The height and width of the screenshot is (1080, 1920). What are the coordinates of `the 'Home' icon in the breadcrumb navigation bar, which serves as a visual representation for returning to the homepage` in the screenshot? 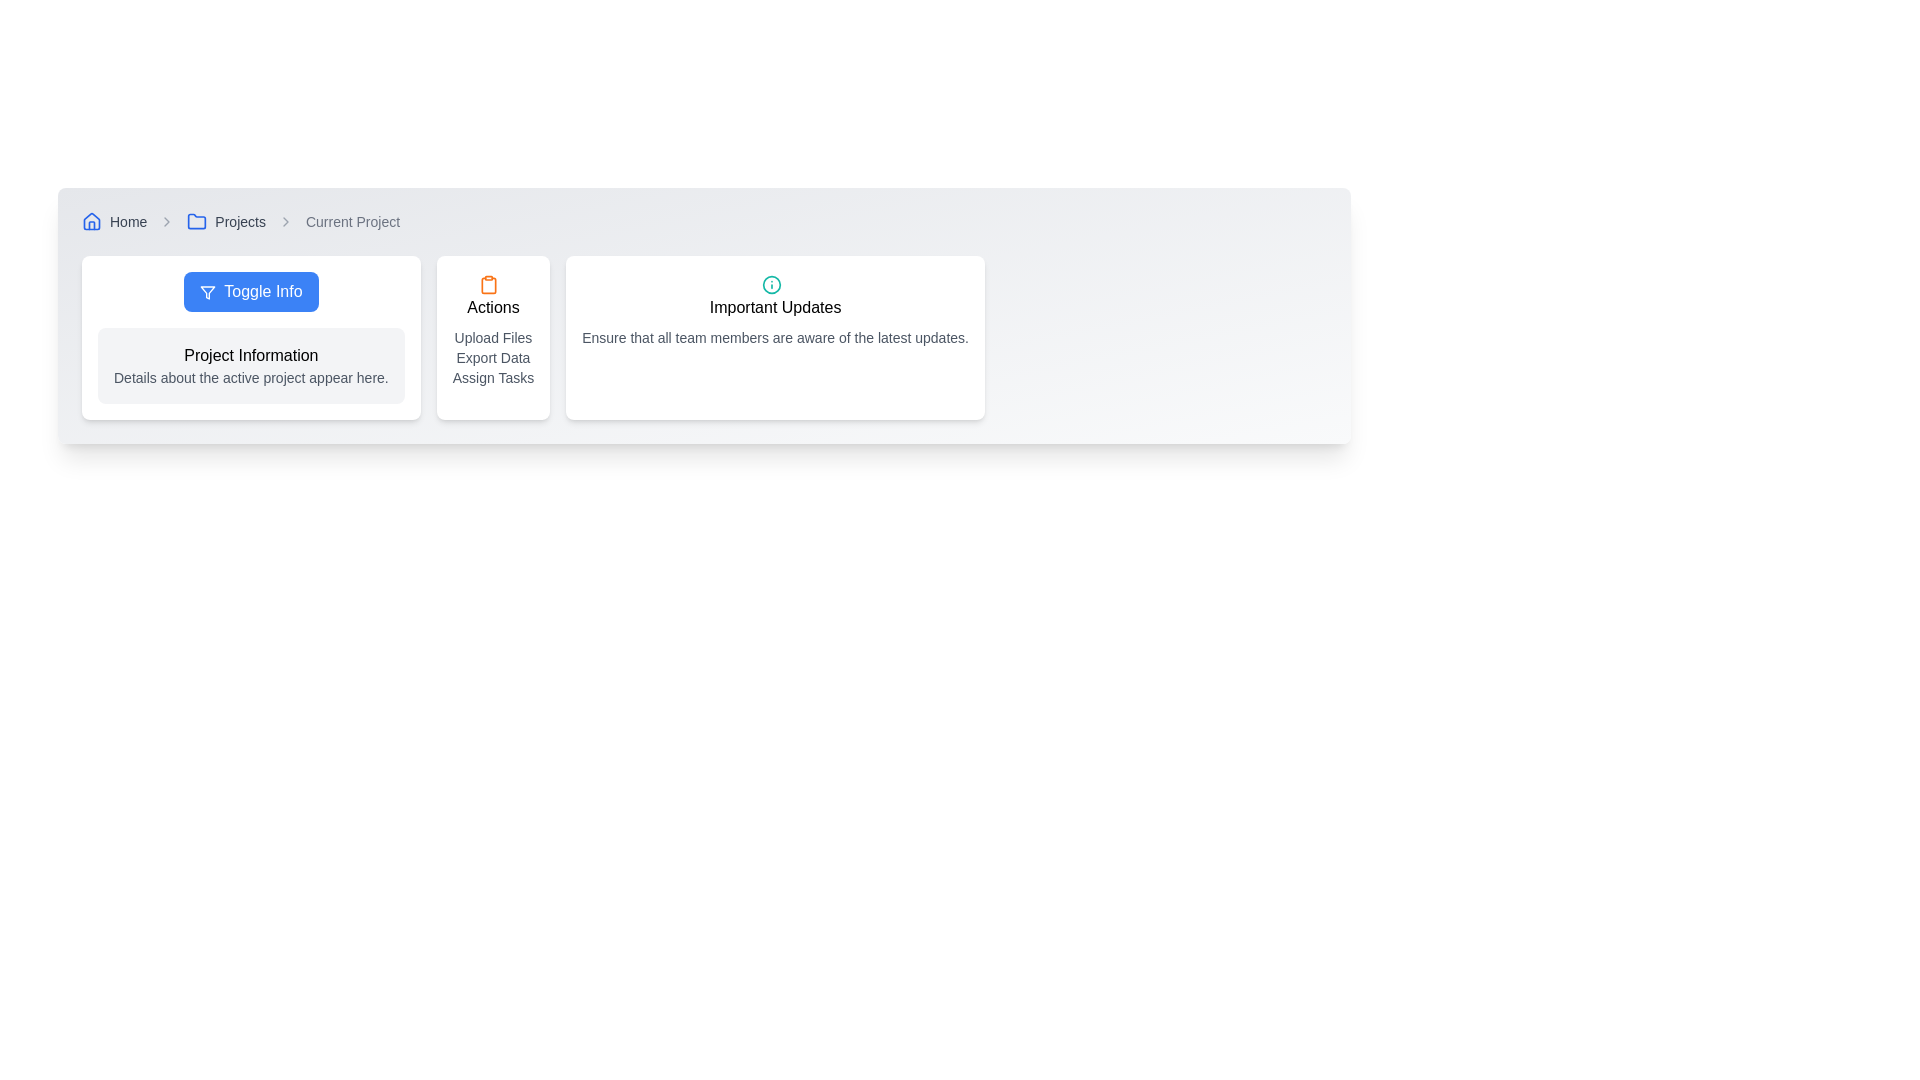 It's located at (90, 220).